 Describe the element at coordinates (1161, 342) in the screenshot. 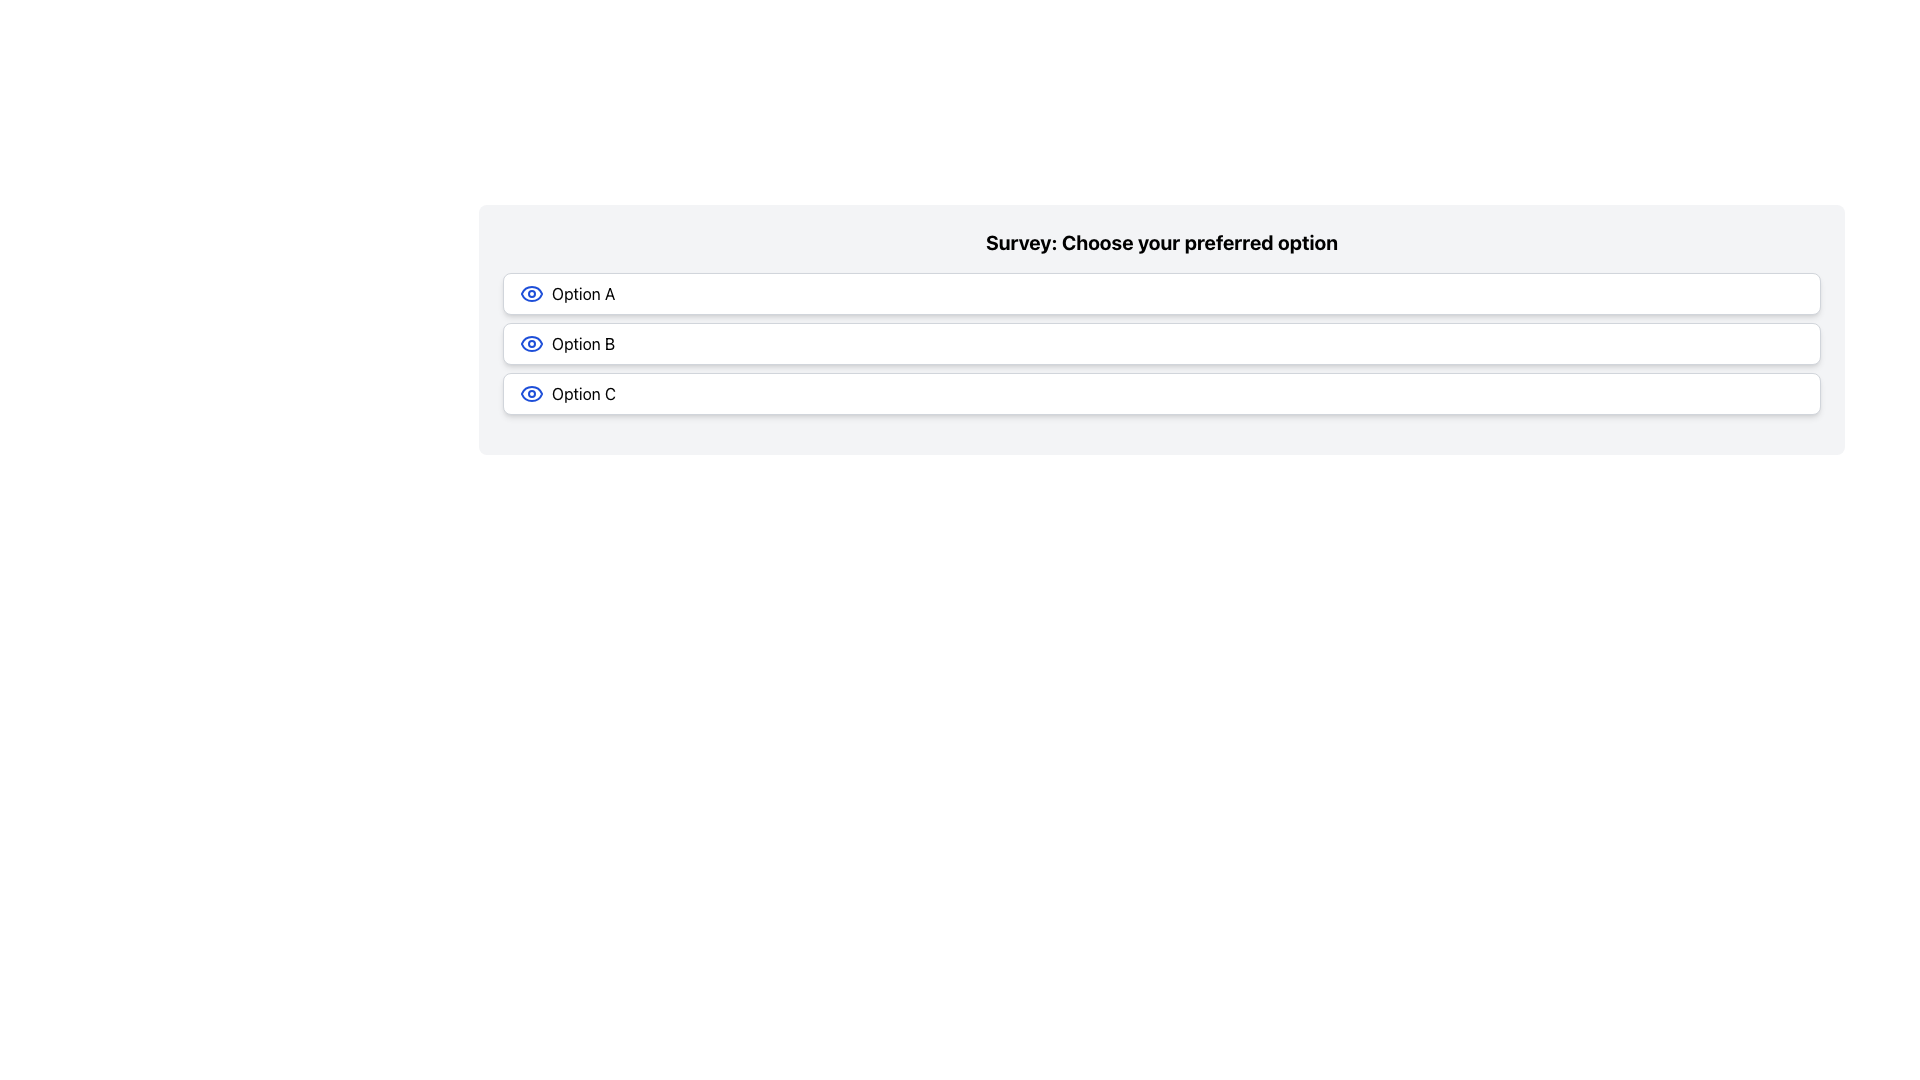

I see `the second button in the multiple-choice interface` at that location.